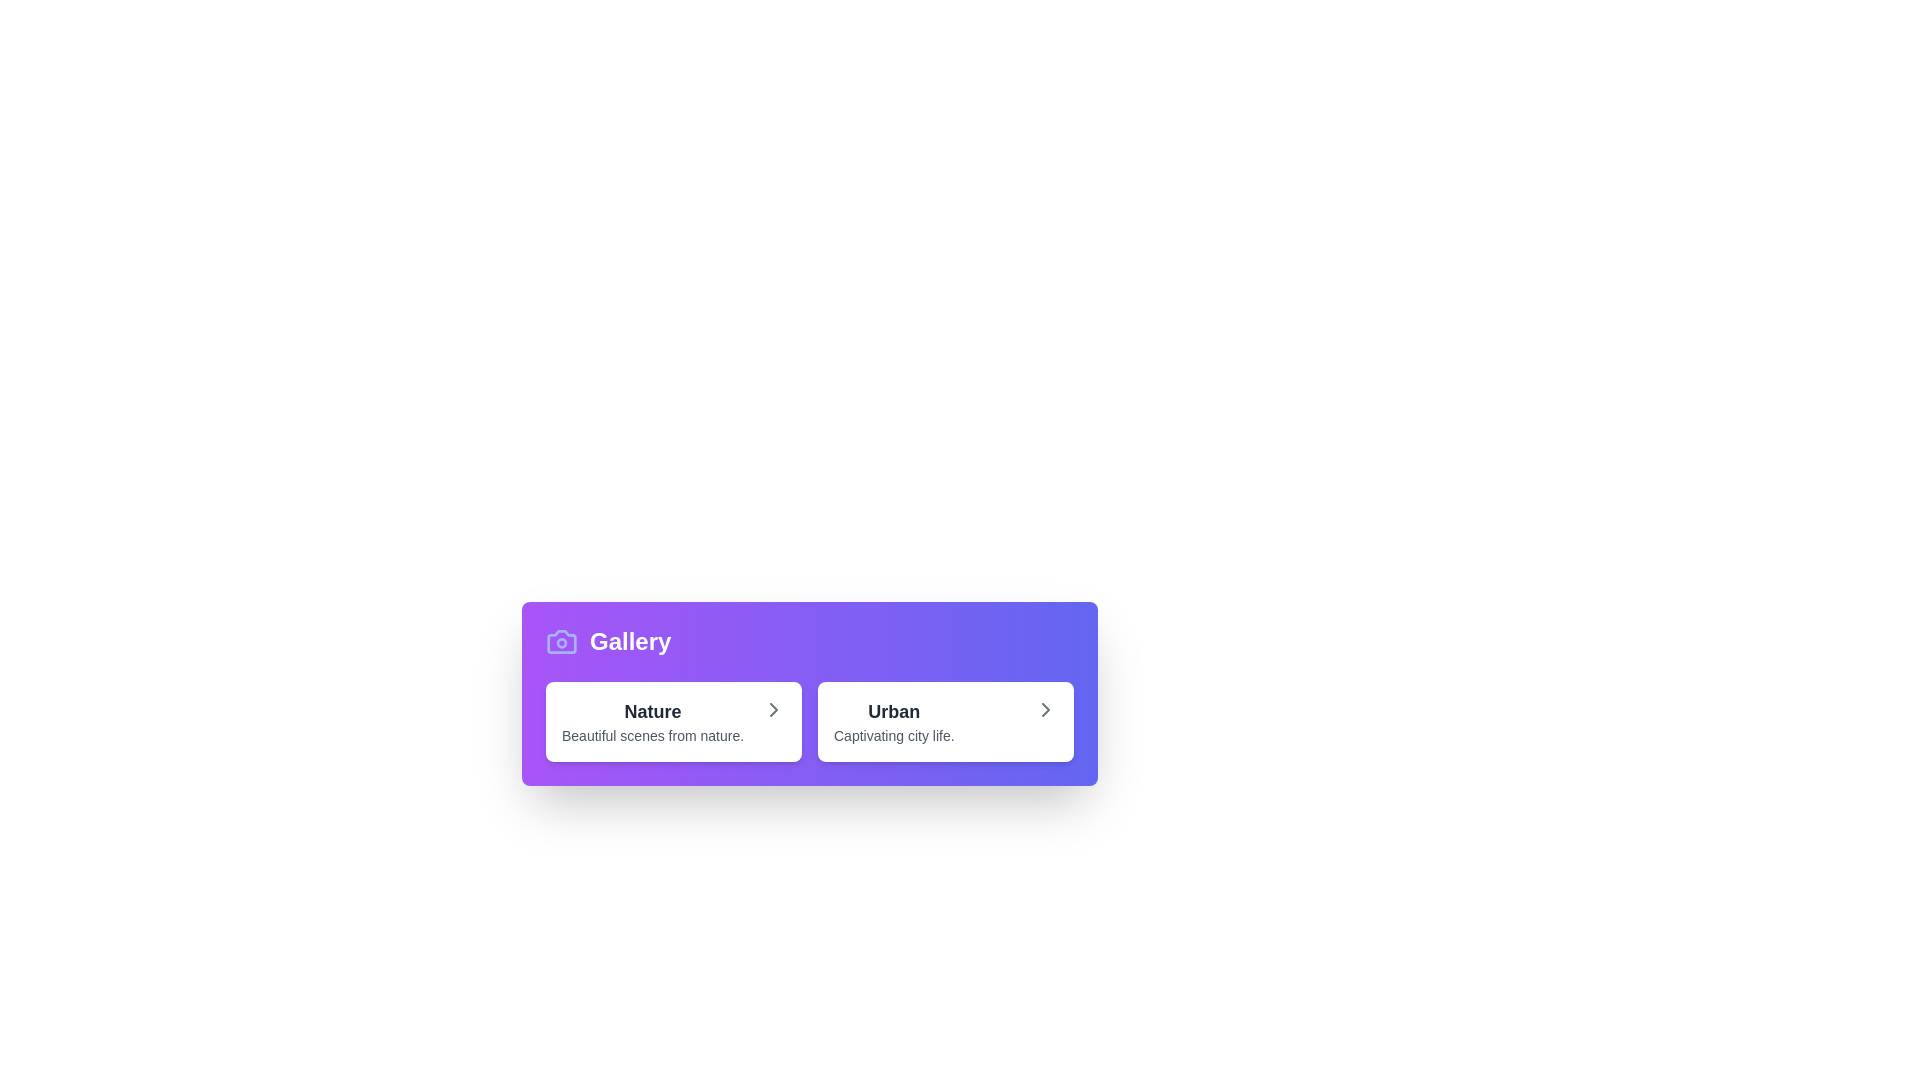 This screenshot has width=1920, height=1080. What do you see at coordinates (893, 736) in the screenshot?
I see `the text 'Captivating city life.' which is located beneath the heading 'Urban' in the right card of the gallery layout` at bounding box center [893, 736].